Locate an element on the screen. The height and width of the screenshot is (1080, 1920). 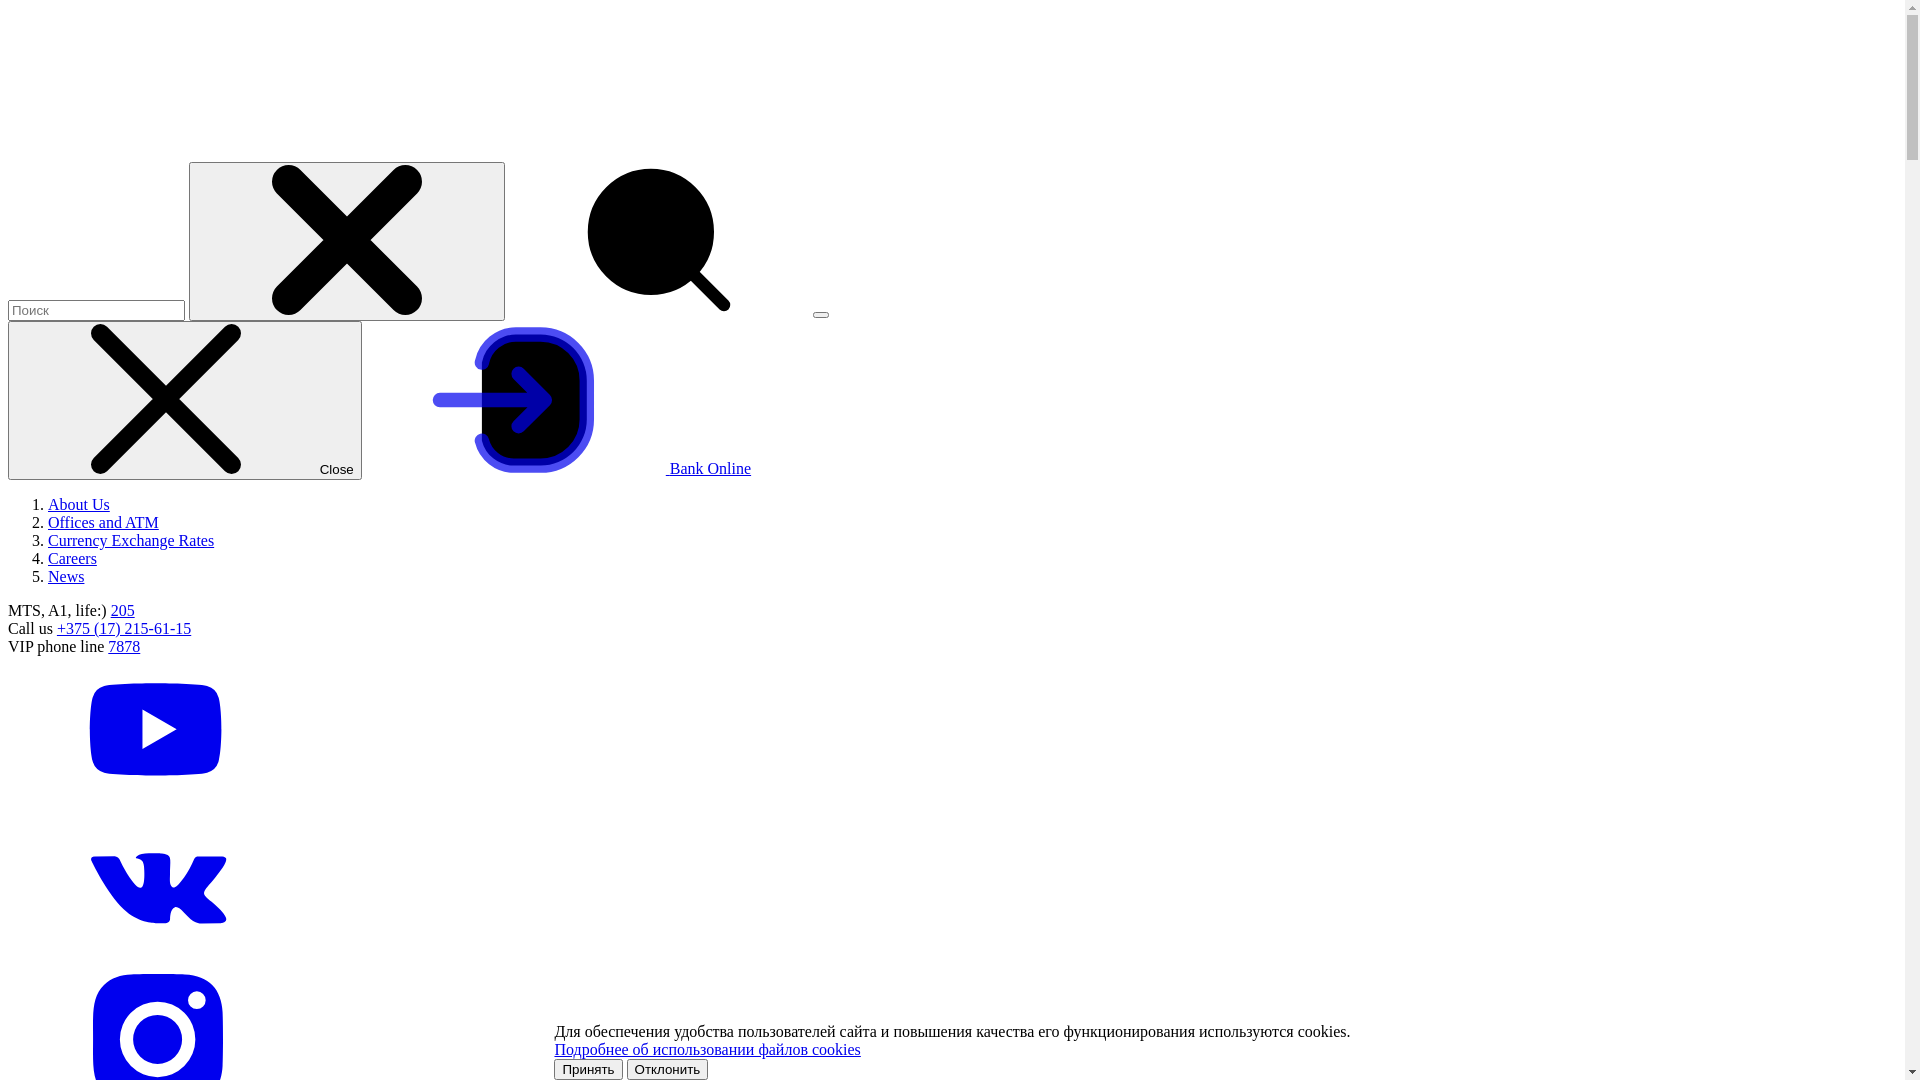
'YouTube' is located at coordinates (157, 799).